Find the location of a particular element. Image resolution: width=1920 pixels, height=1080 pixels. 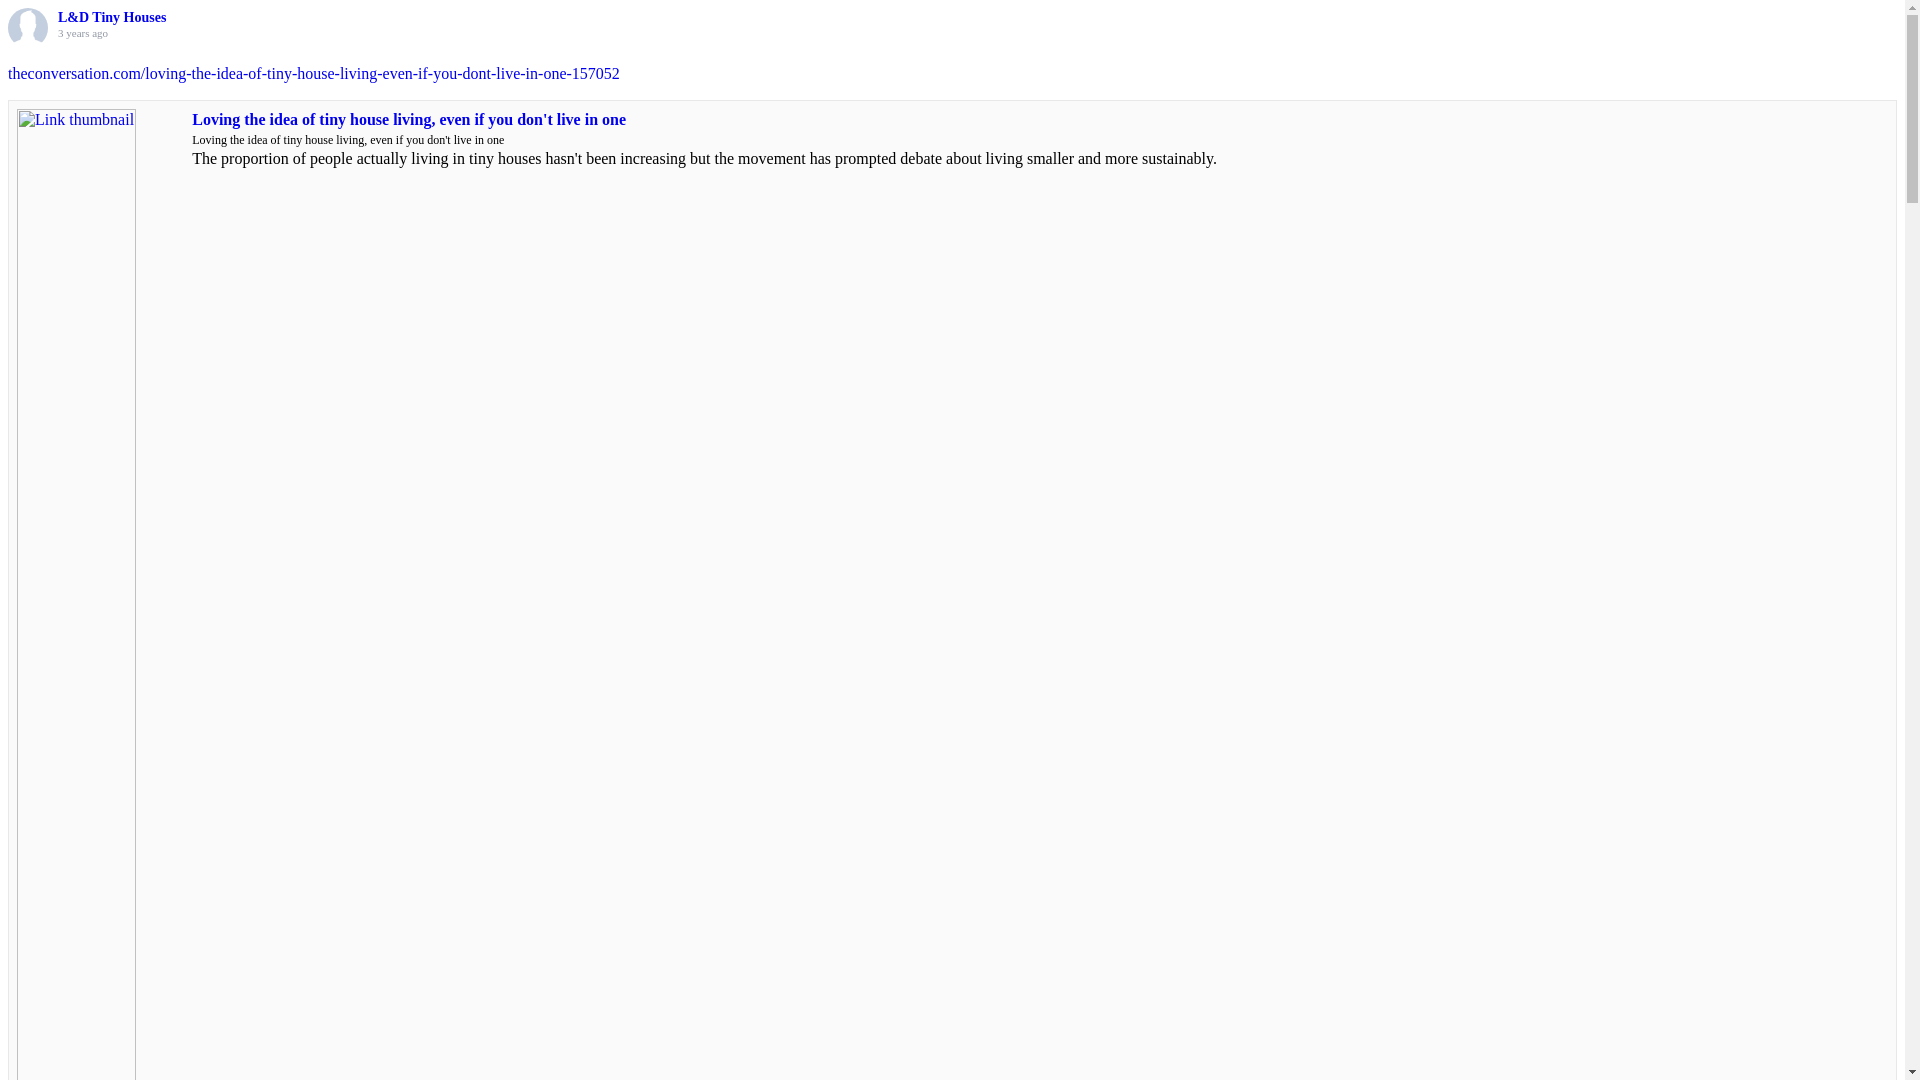

'L&D Tiny Houses' is located at coordinates (110, 17).